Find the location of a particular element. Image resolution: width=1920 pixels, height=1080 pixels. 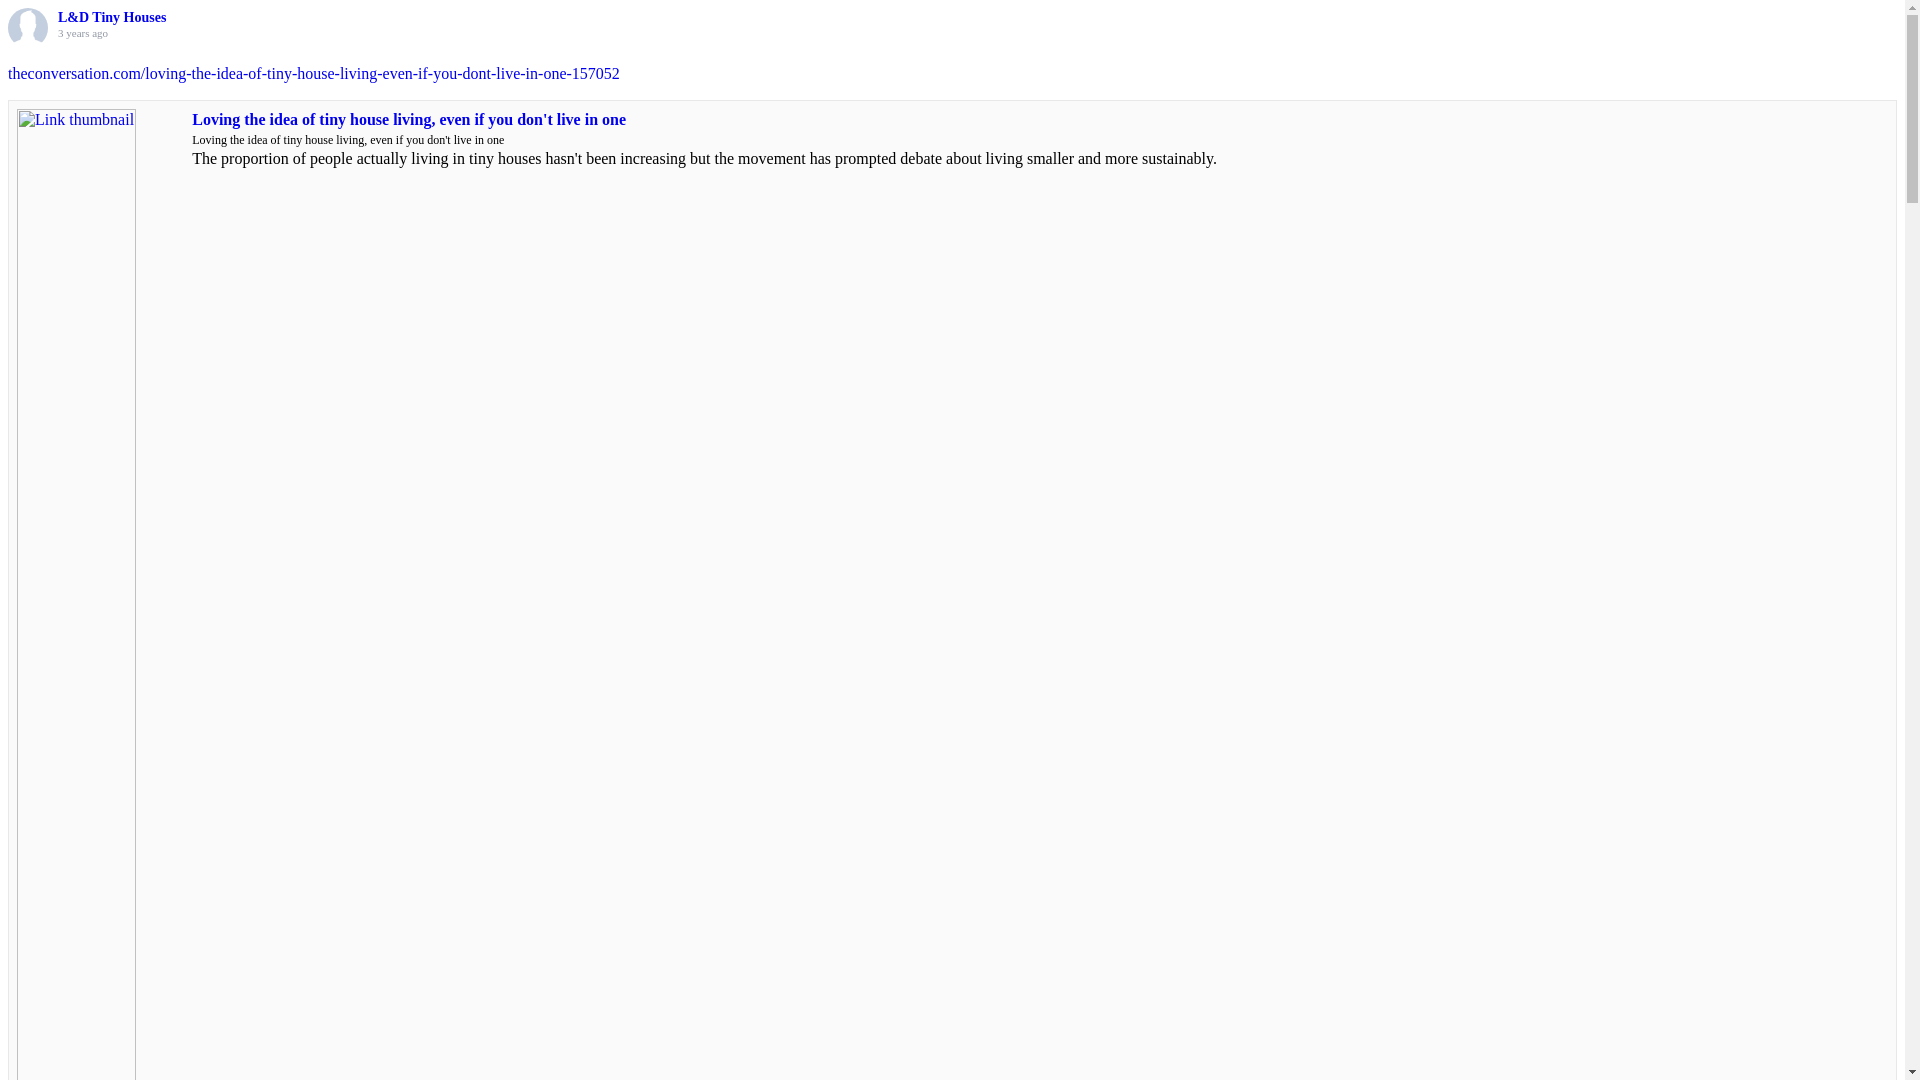

'L&D Tiny Houses' is located at coordinates (110, 17).